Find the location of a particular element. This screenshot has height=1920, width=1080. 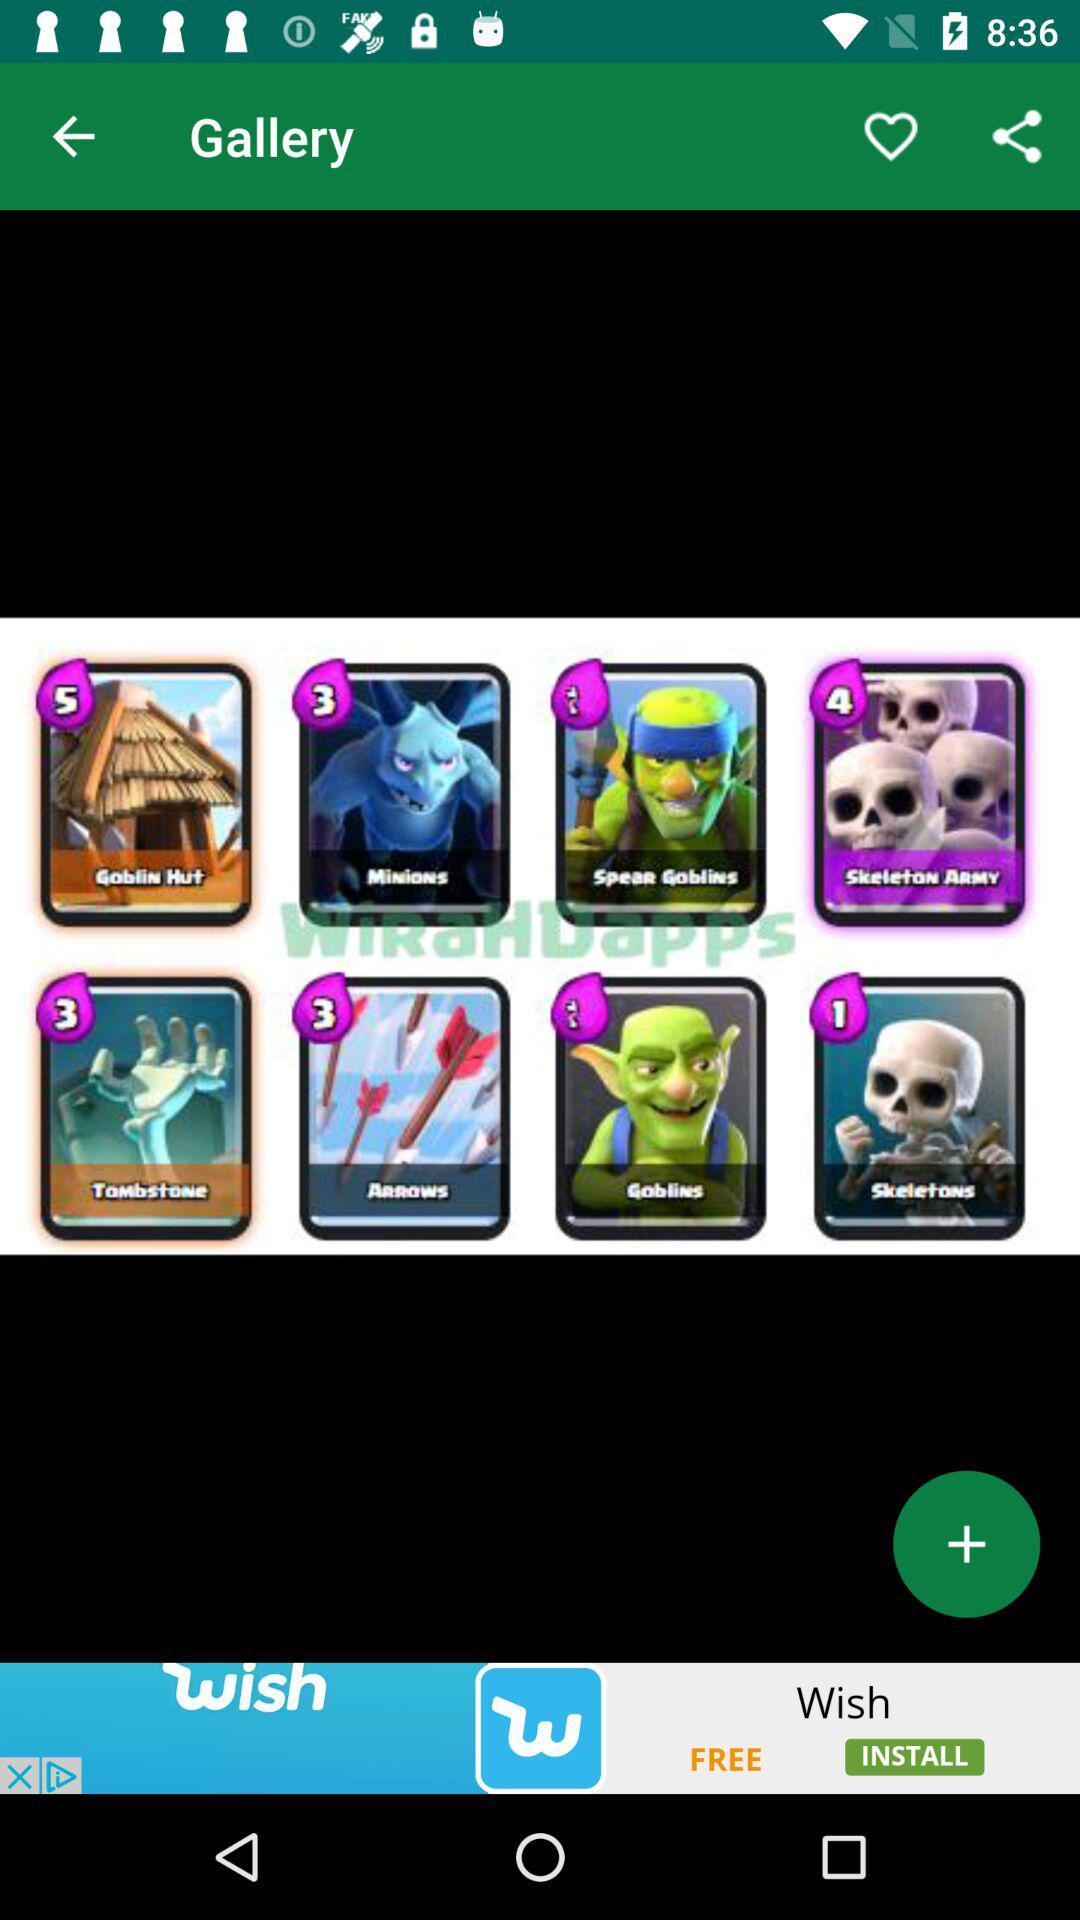

the add icon is located at coordinates (965, 1543).